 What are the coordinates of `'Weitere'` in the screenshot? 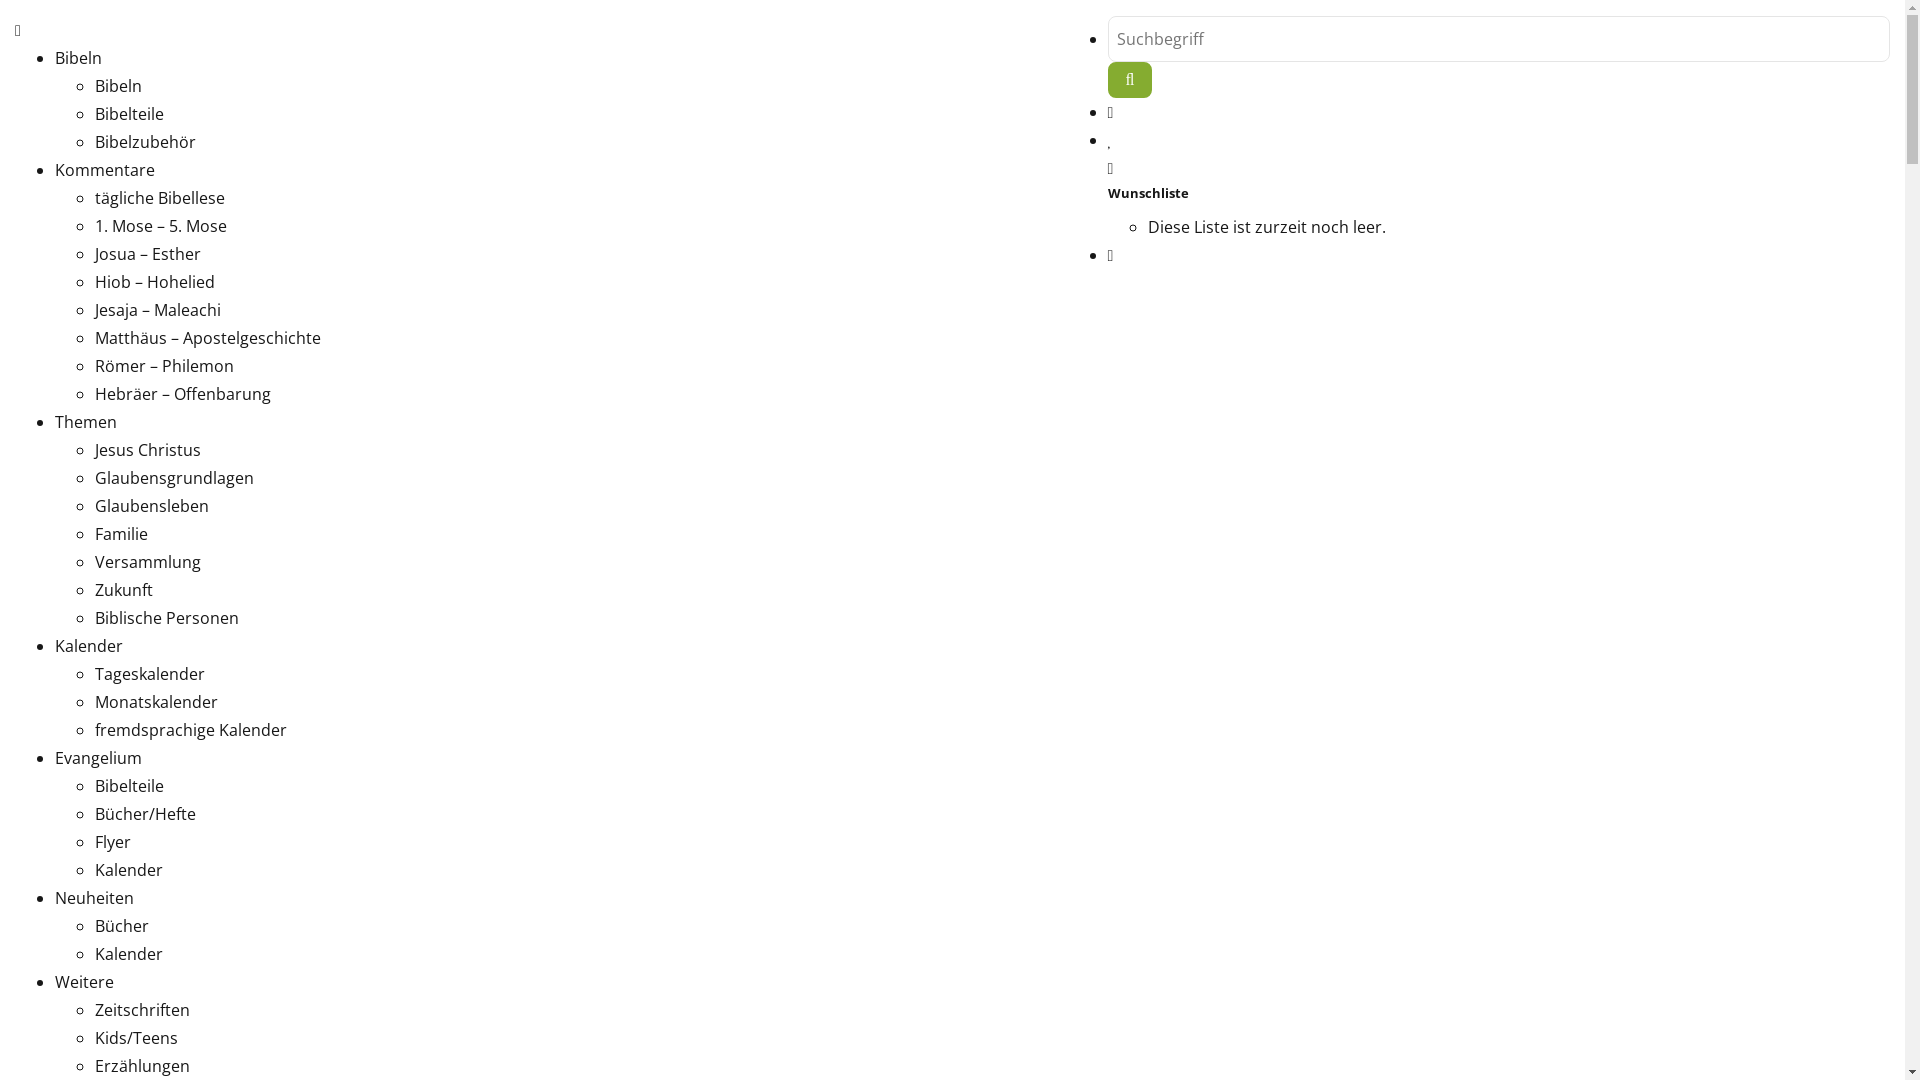 It's located at (83, 981).